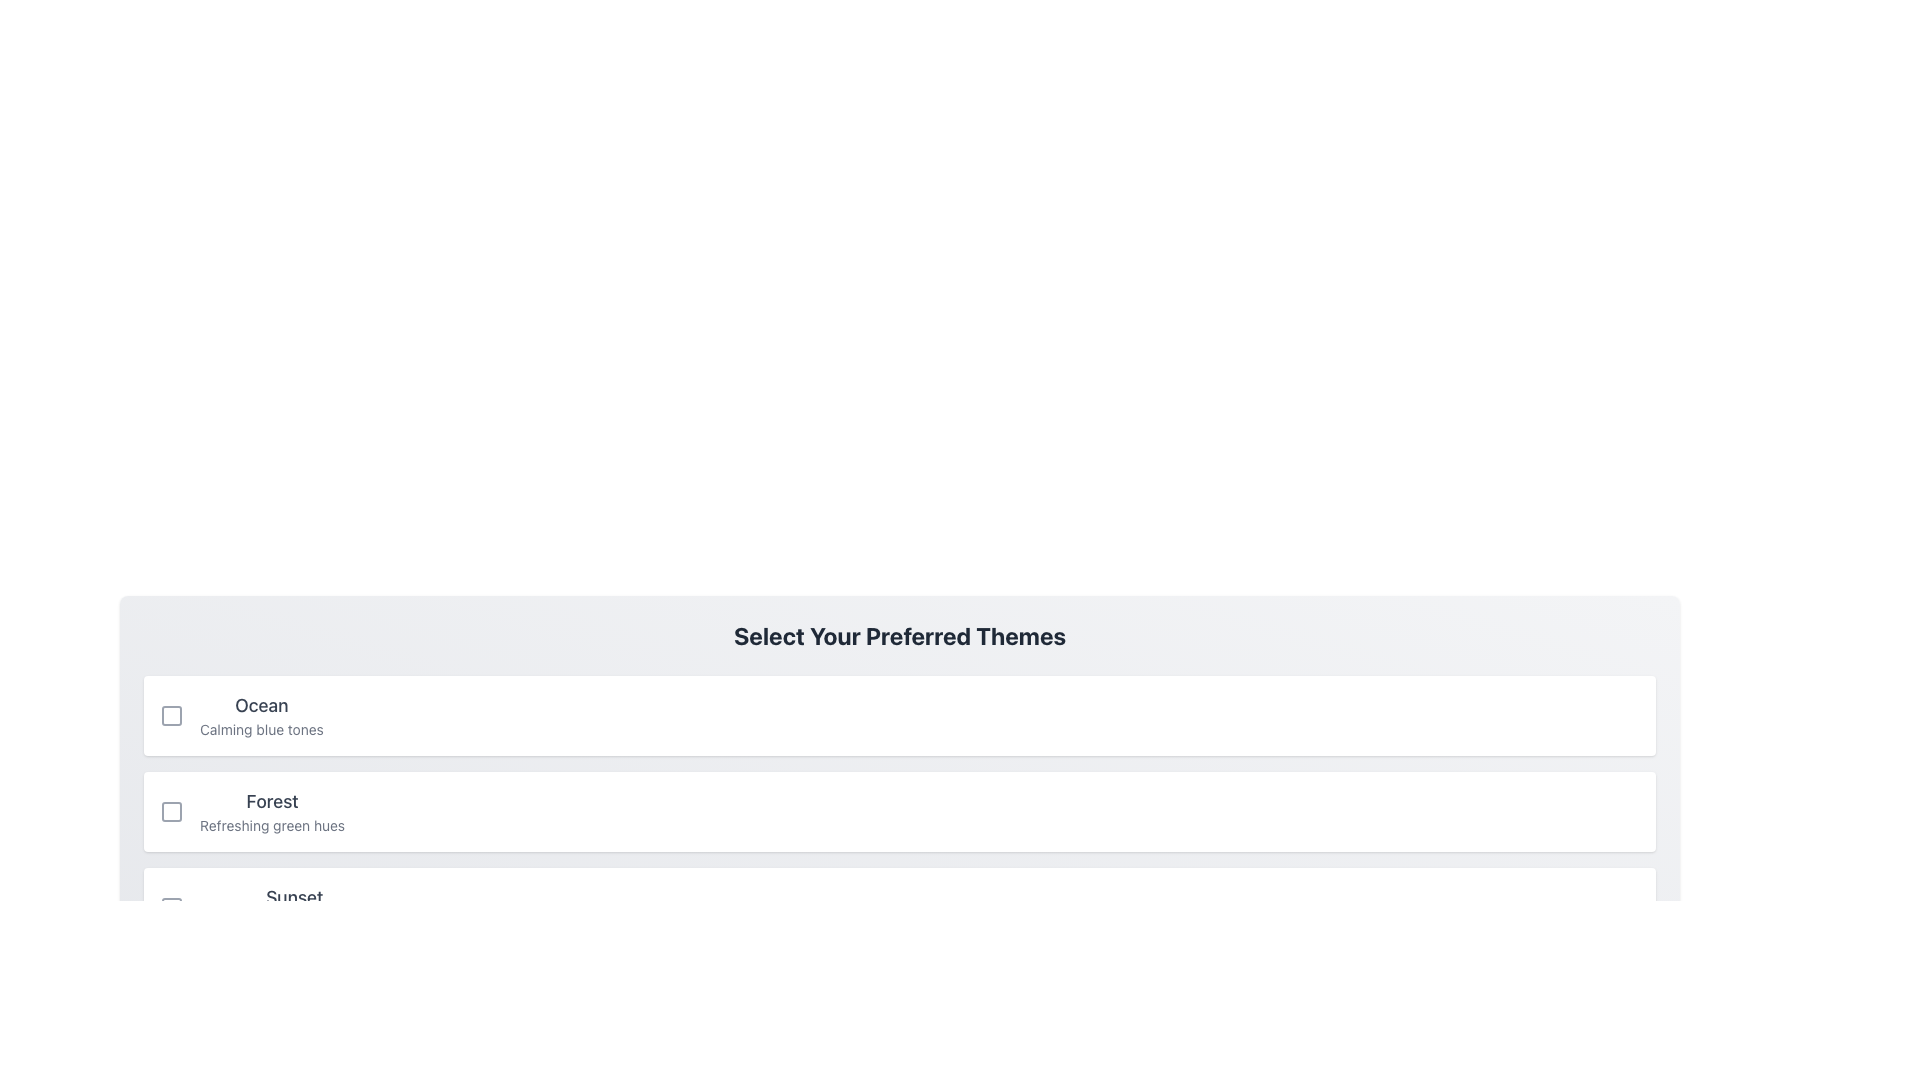  Describe the element at coordinates (271, 801) in the screenshot. I see `the text label displaying 'Forest', which is styled with medium weight and gray color, located above the description 'Refreshing green hues'` at that location.